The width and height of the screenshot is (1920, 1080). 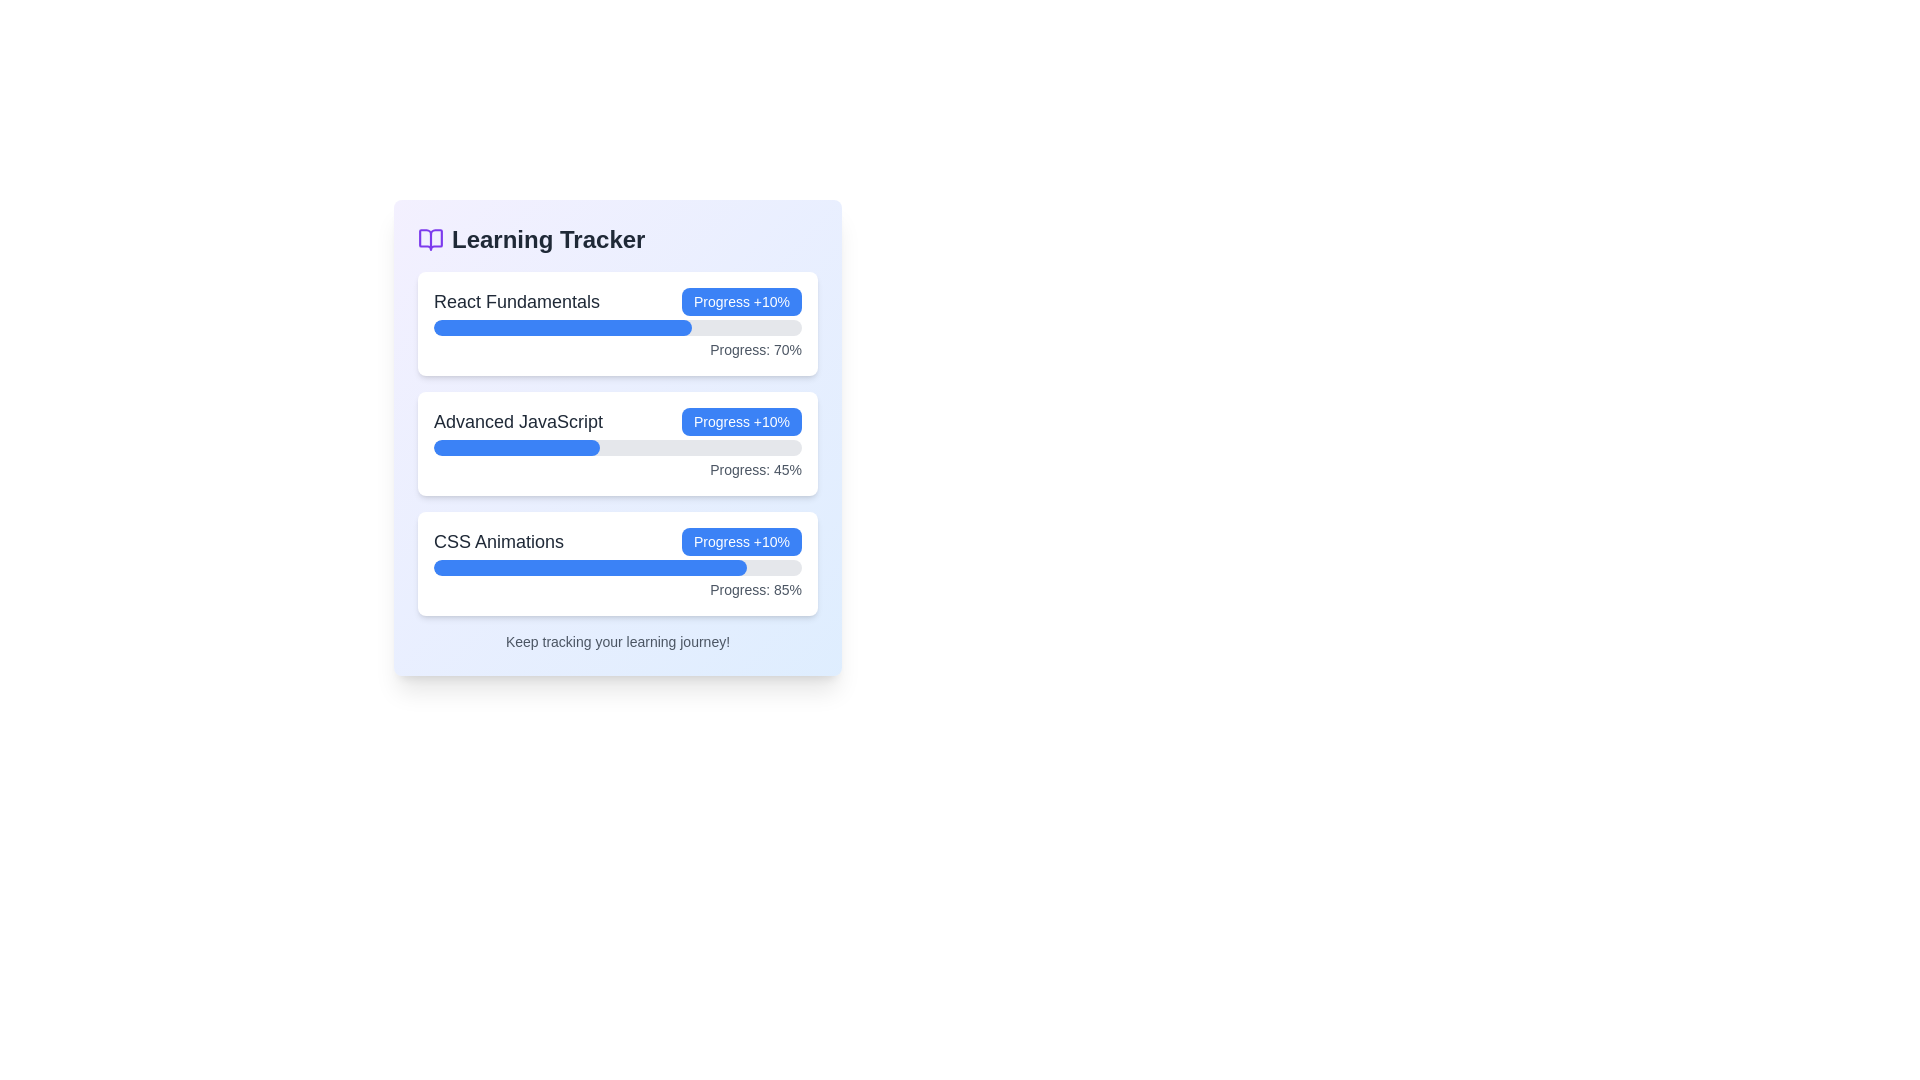 I want to click on the second card from the top in the 'Learning Tracker' section, which tracks progress in the course 'Advanced JavaScript', so click(x=617, y=442).